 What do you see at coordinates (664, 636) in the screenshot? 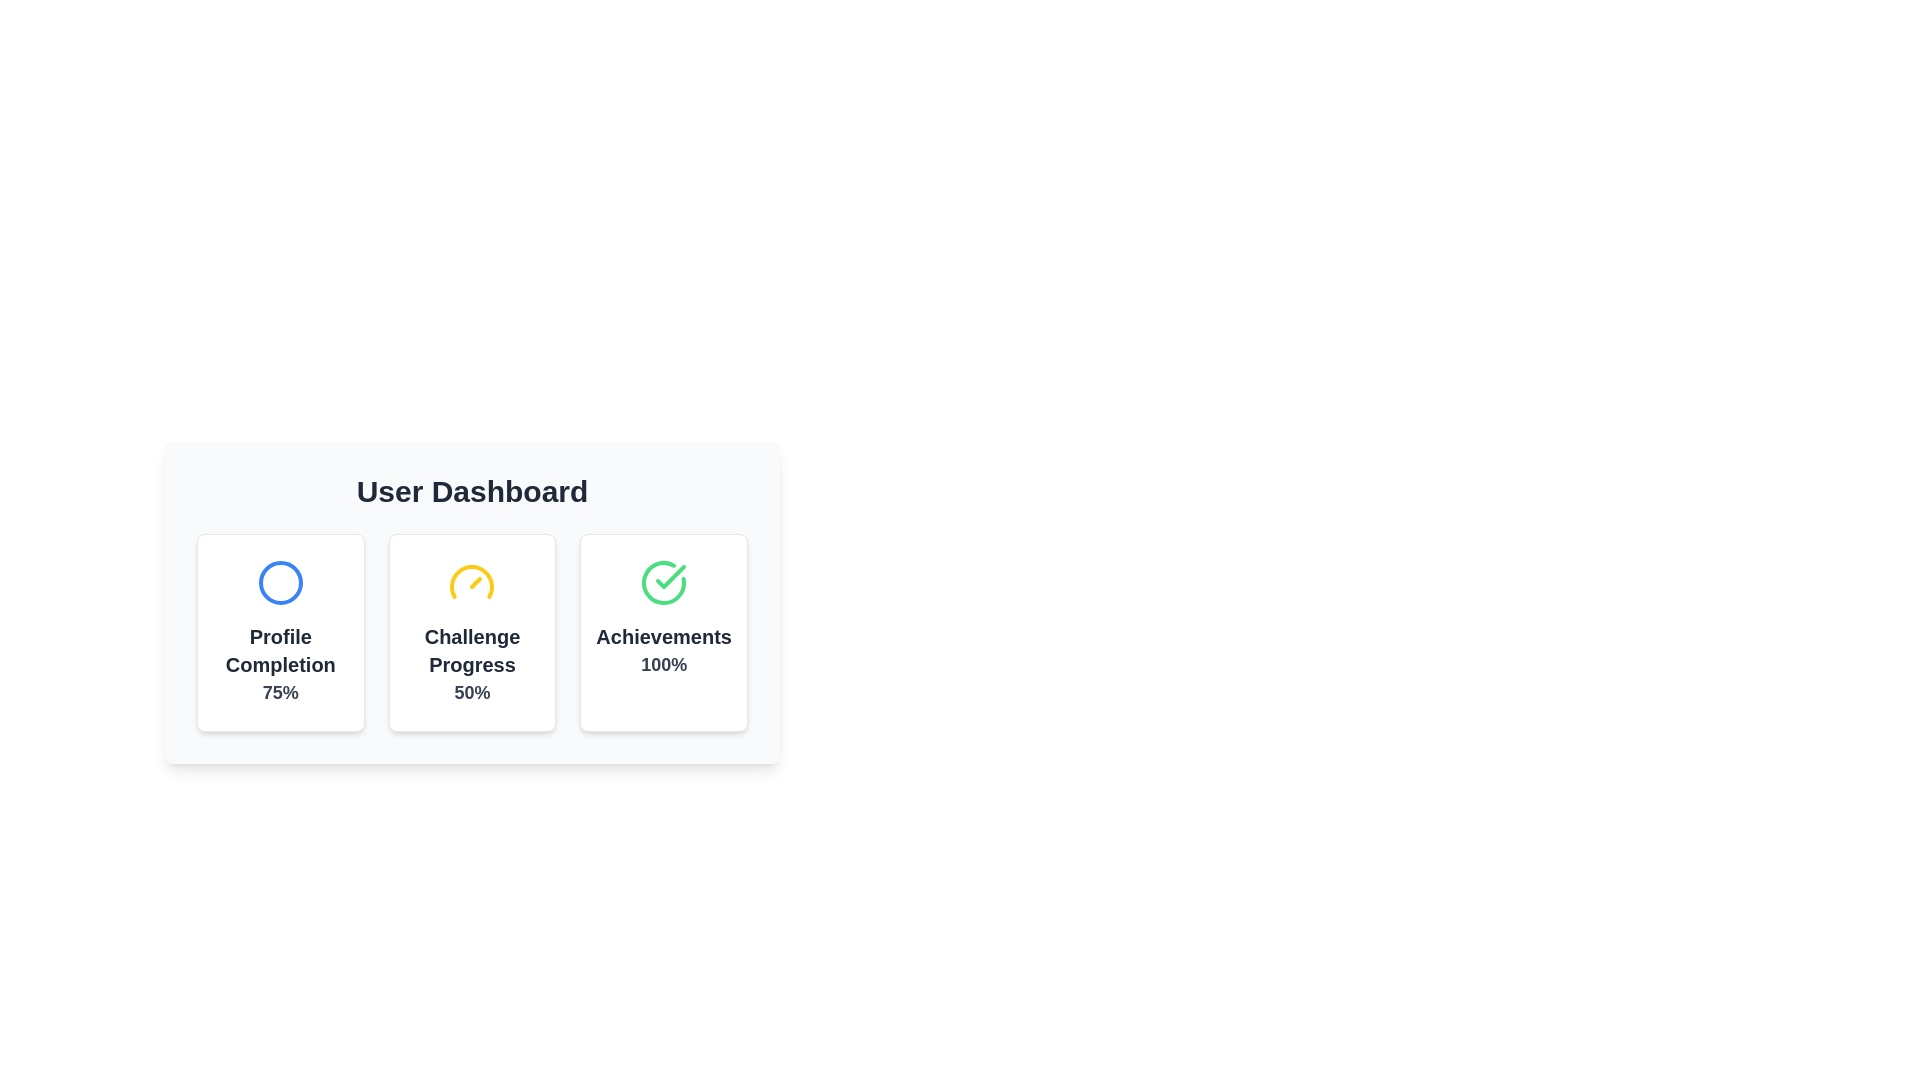
I see `the text label that serves as a title or header for the third card in a row, positioned below a green circular icon and above a smaller text label that reads '100%'` at bounding box center [664, 636].